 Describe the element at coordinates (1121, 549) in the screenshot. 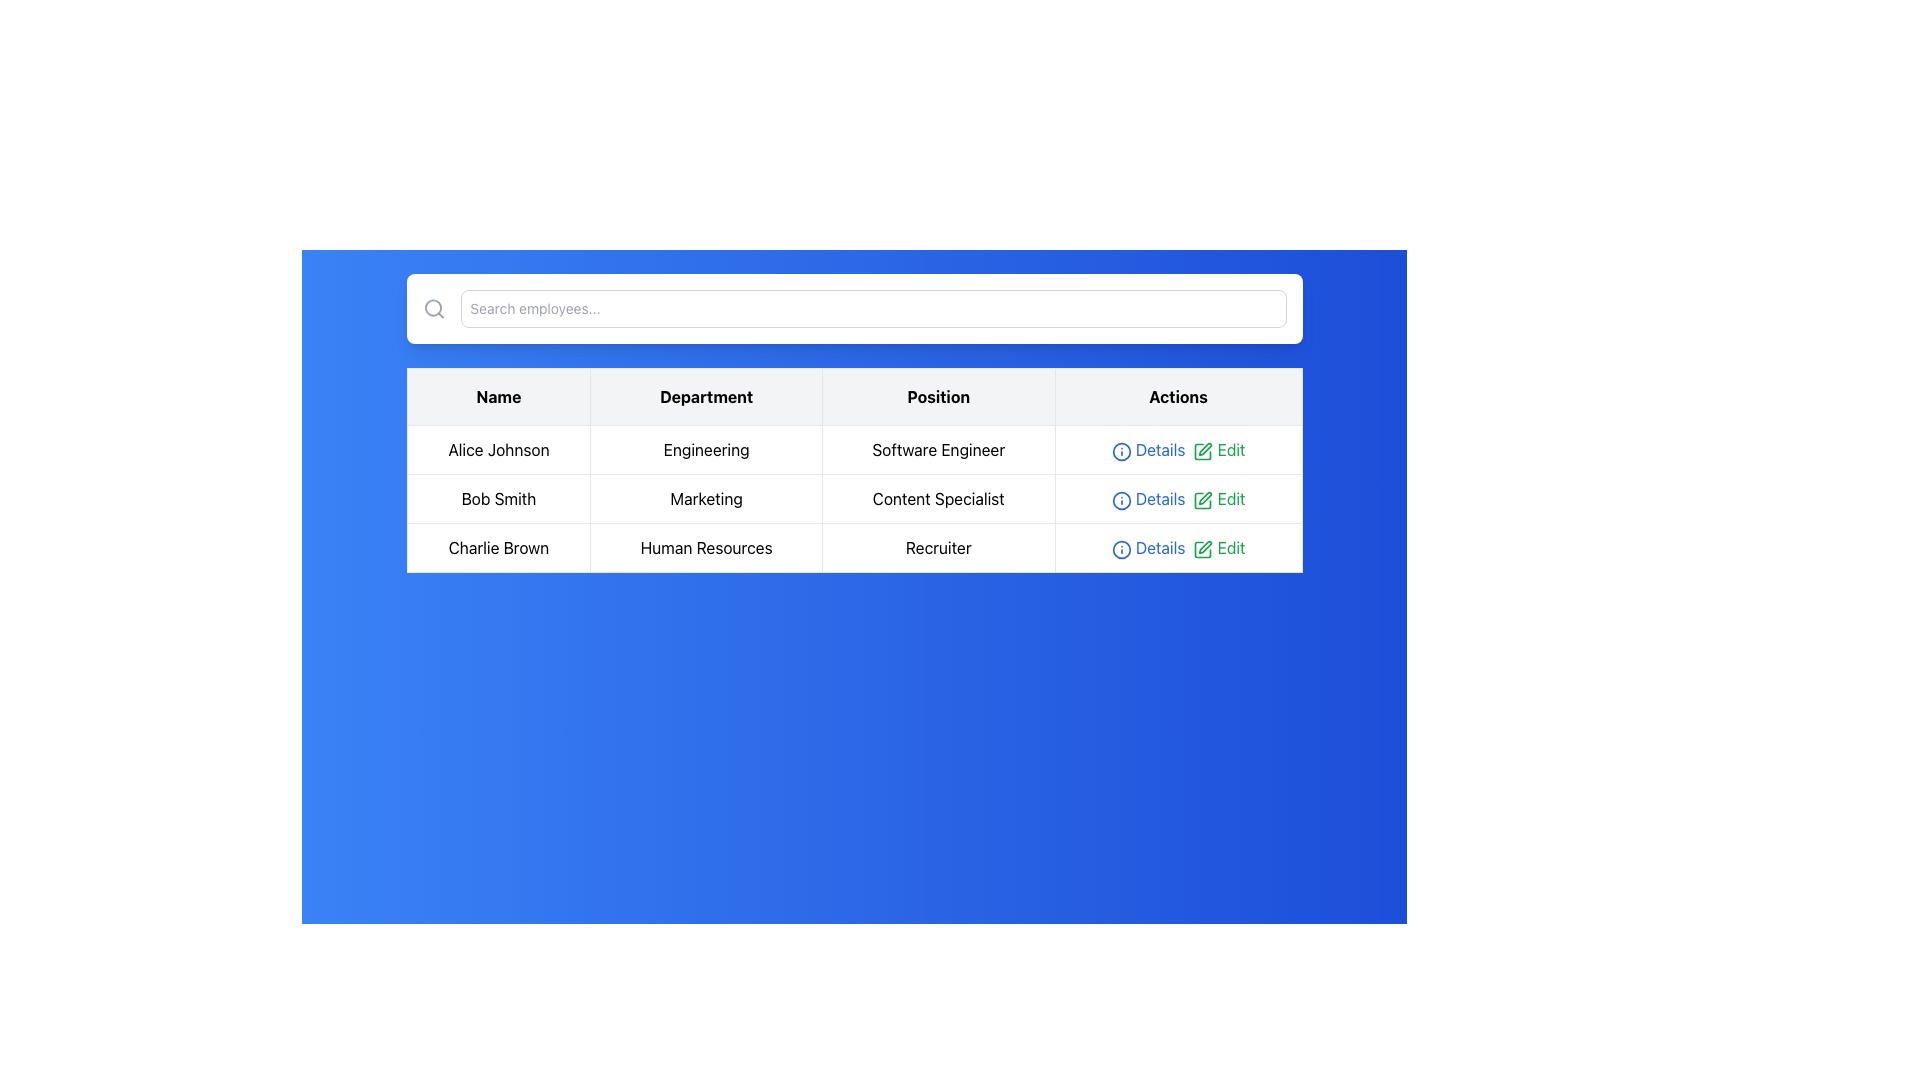

I see `informational Circle SVG graphical element located within the 'Actions' column of the third row of the data table, adjacent to the 'Details' text` at that location.